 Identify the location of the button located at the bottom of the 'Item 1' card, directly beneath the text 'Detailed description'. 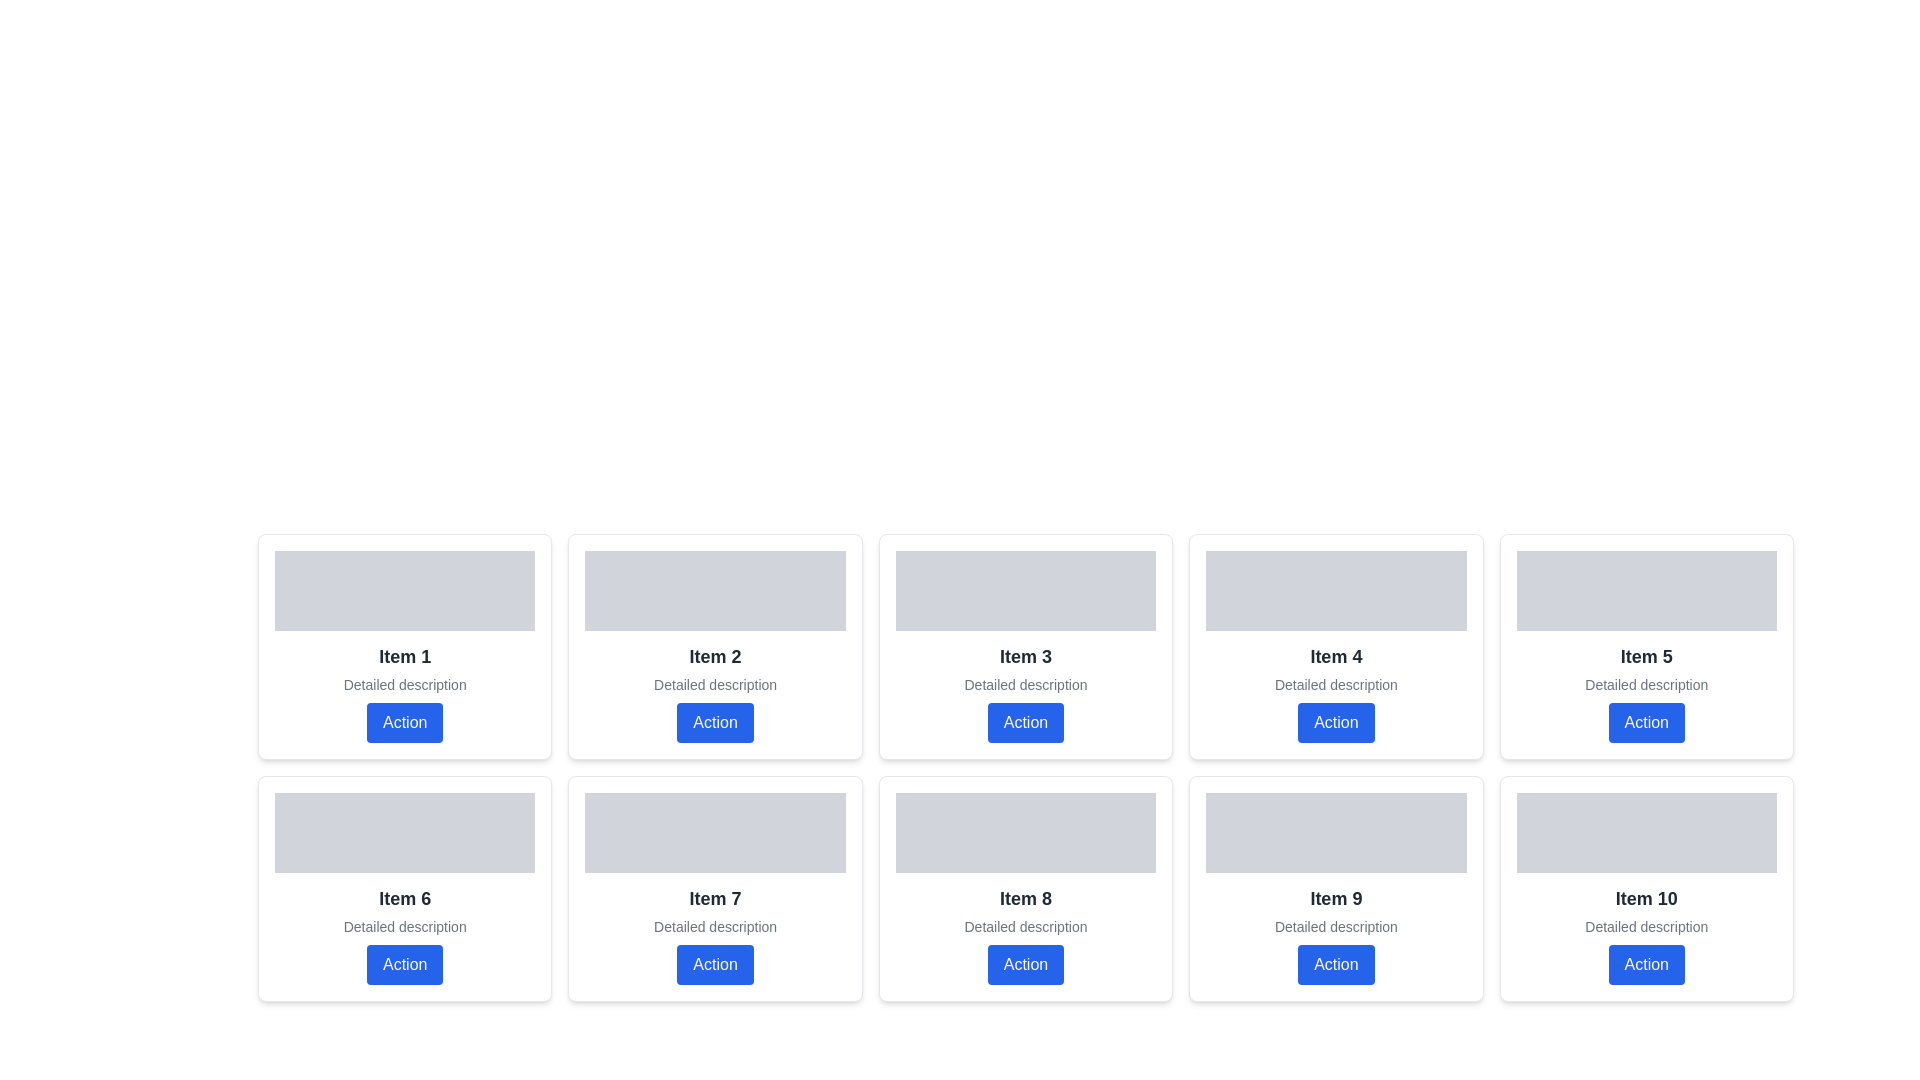
(404, 722).